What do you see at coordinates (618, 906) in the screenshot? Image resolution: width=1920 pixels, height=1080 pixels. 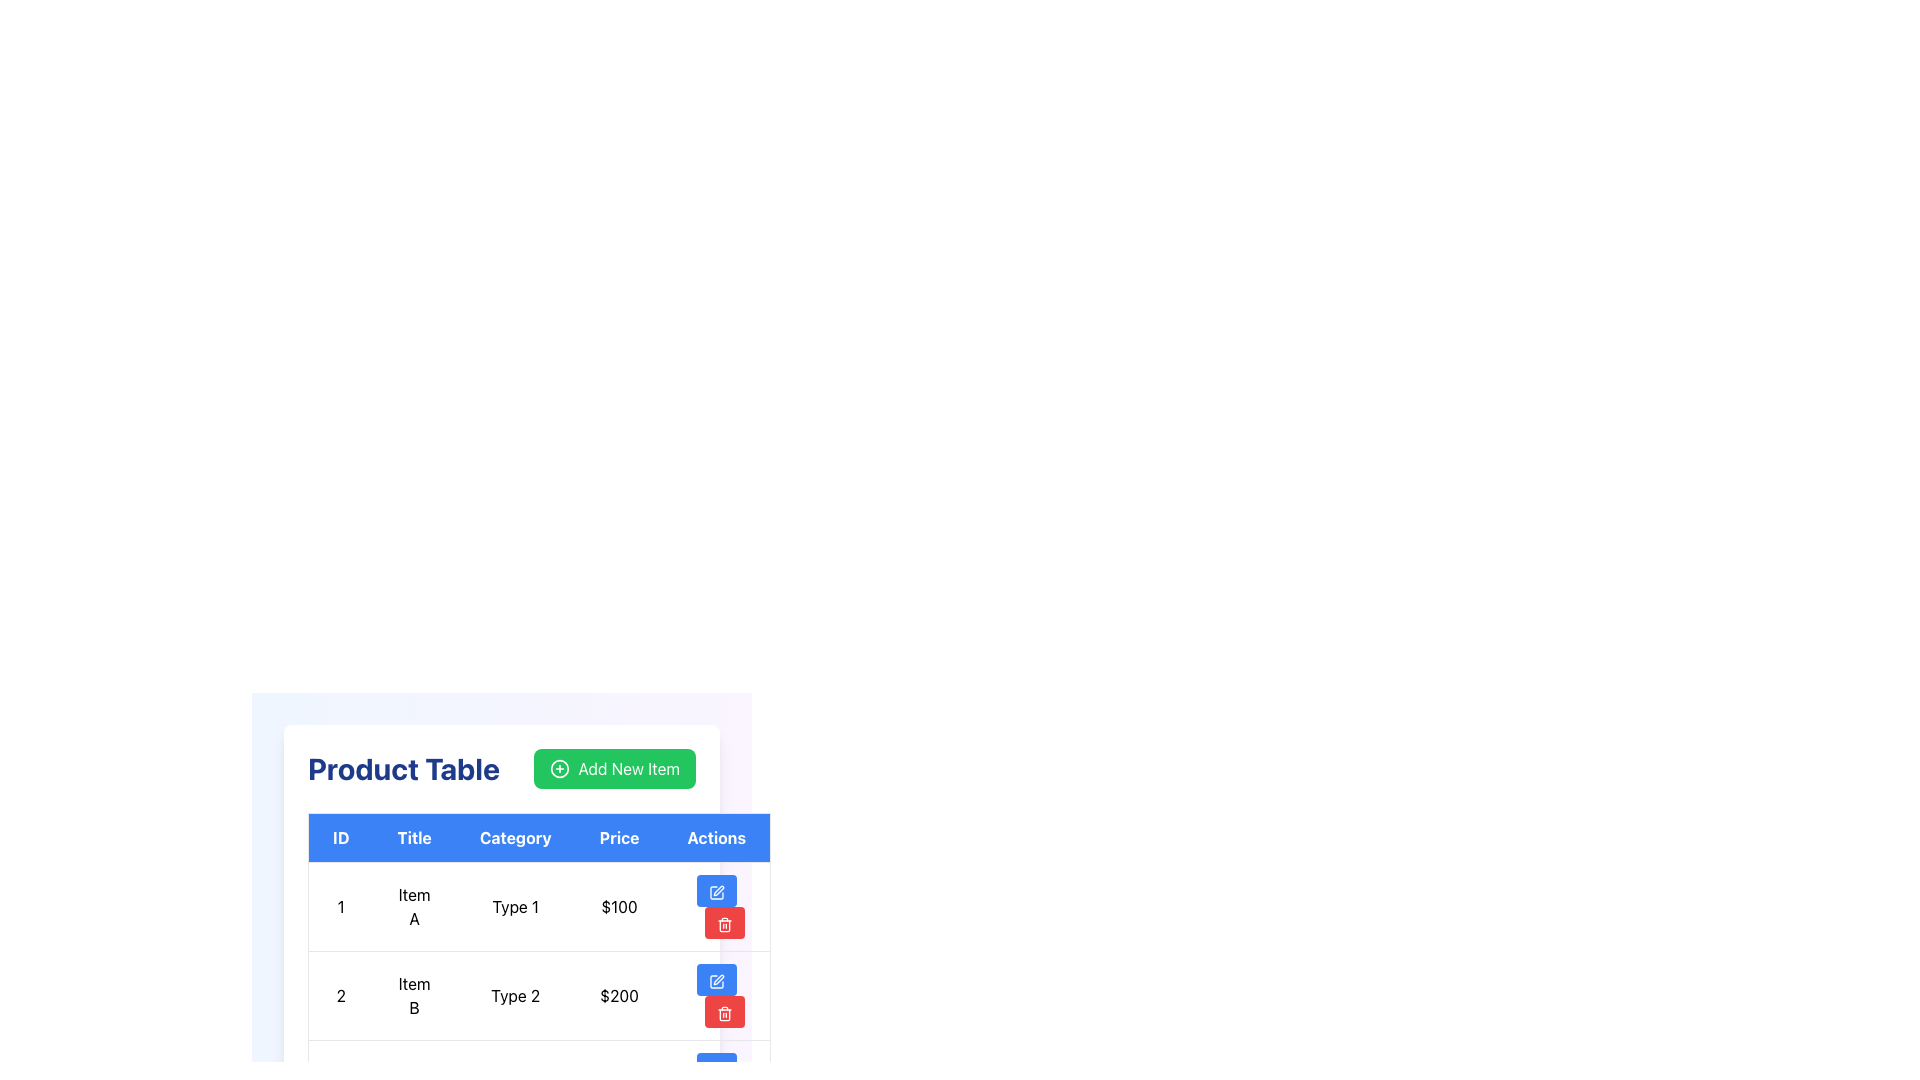 I see `the price value text of the first item in the table, which is located in the first row under the 'Price' column` at bounding box center [618, 906].